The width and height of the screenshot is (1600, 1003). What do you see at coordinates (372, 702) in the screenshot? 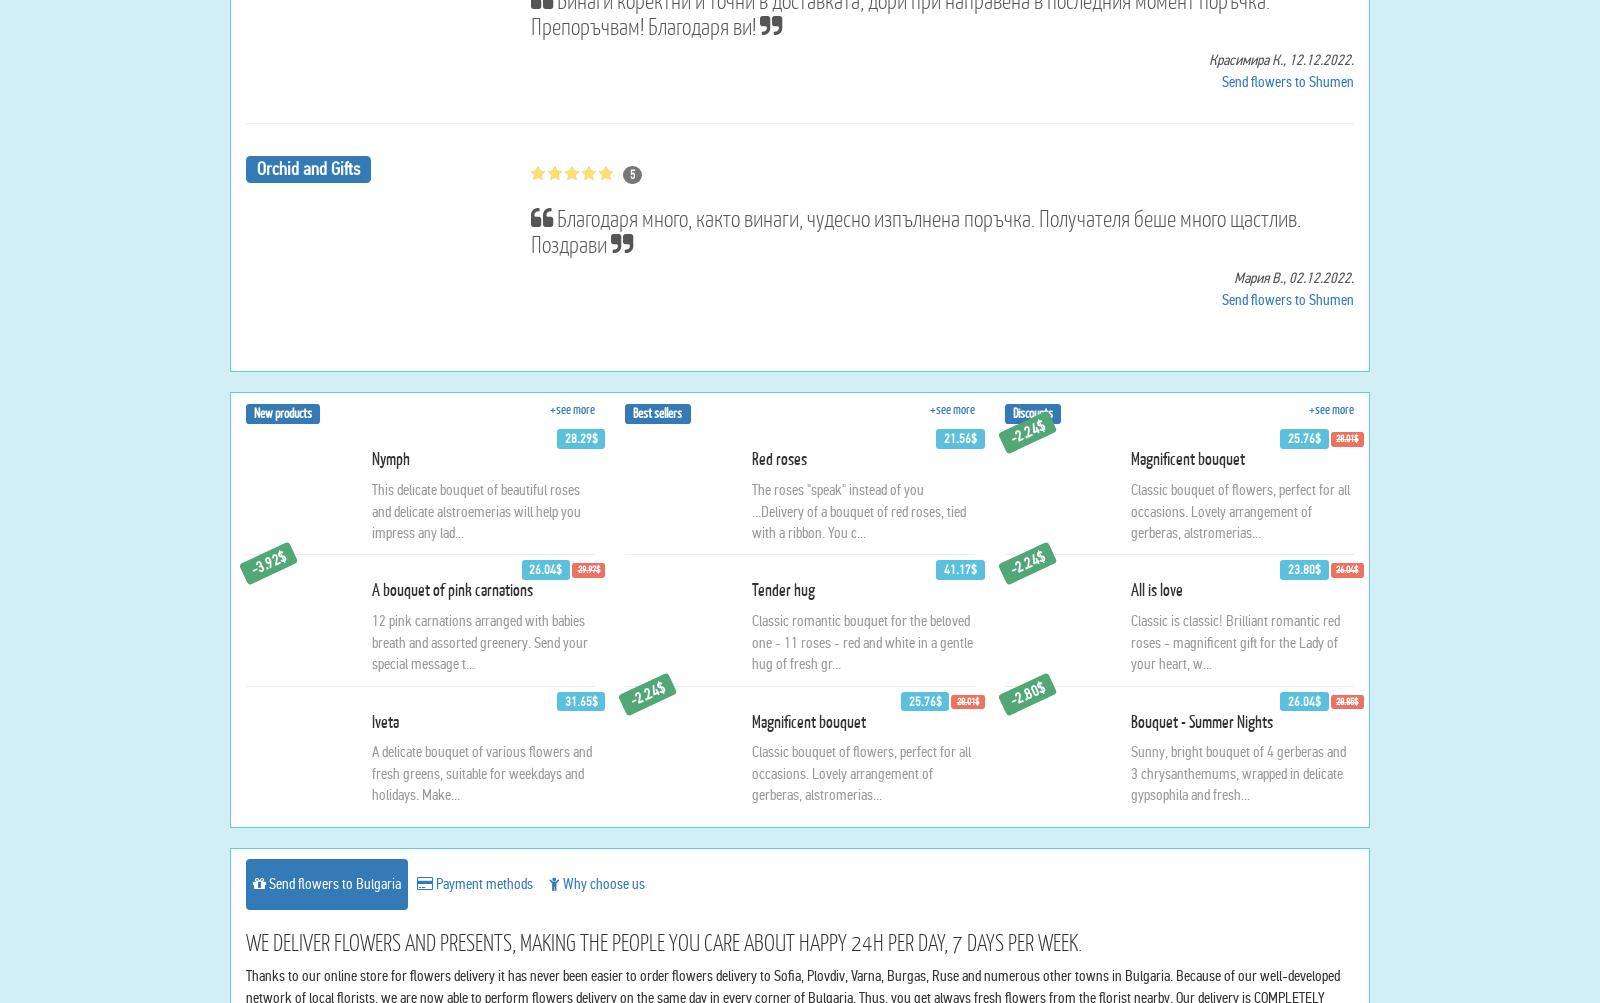
I see `'This delicate bouquet of beautiful roses and delicate alstroemerias will help you impress any lad...'` at bounding box center [372, 702].